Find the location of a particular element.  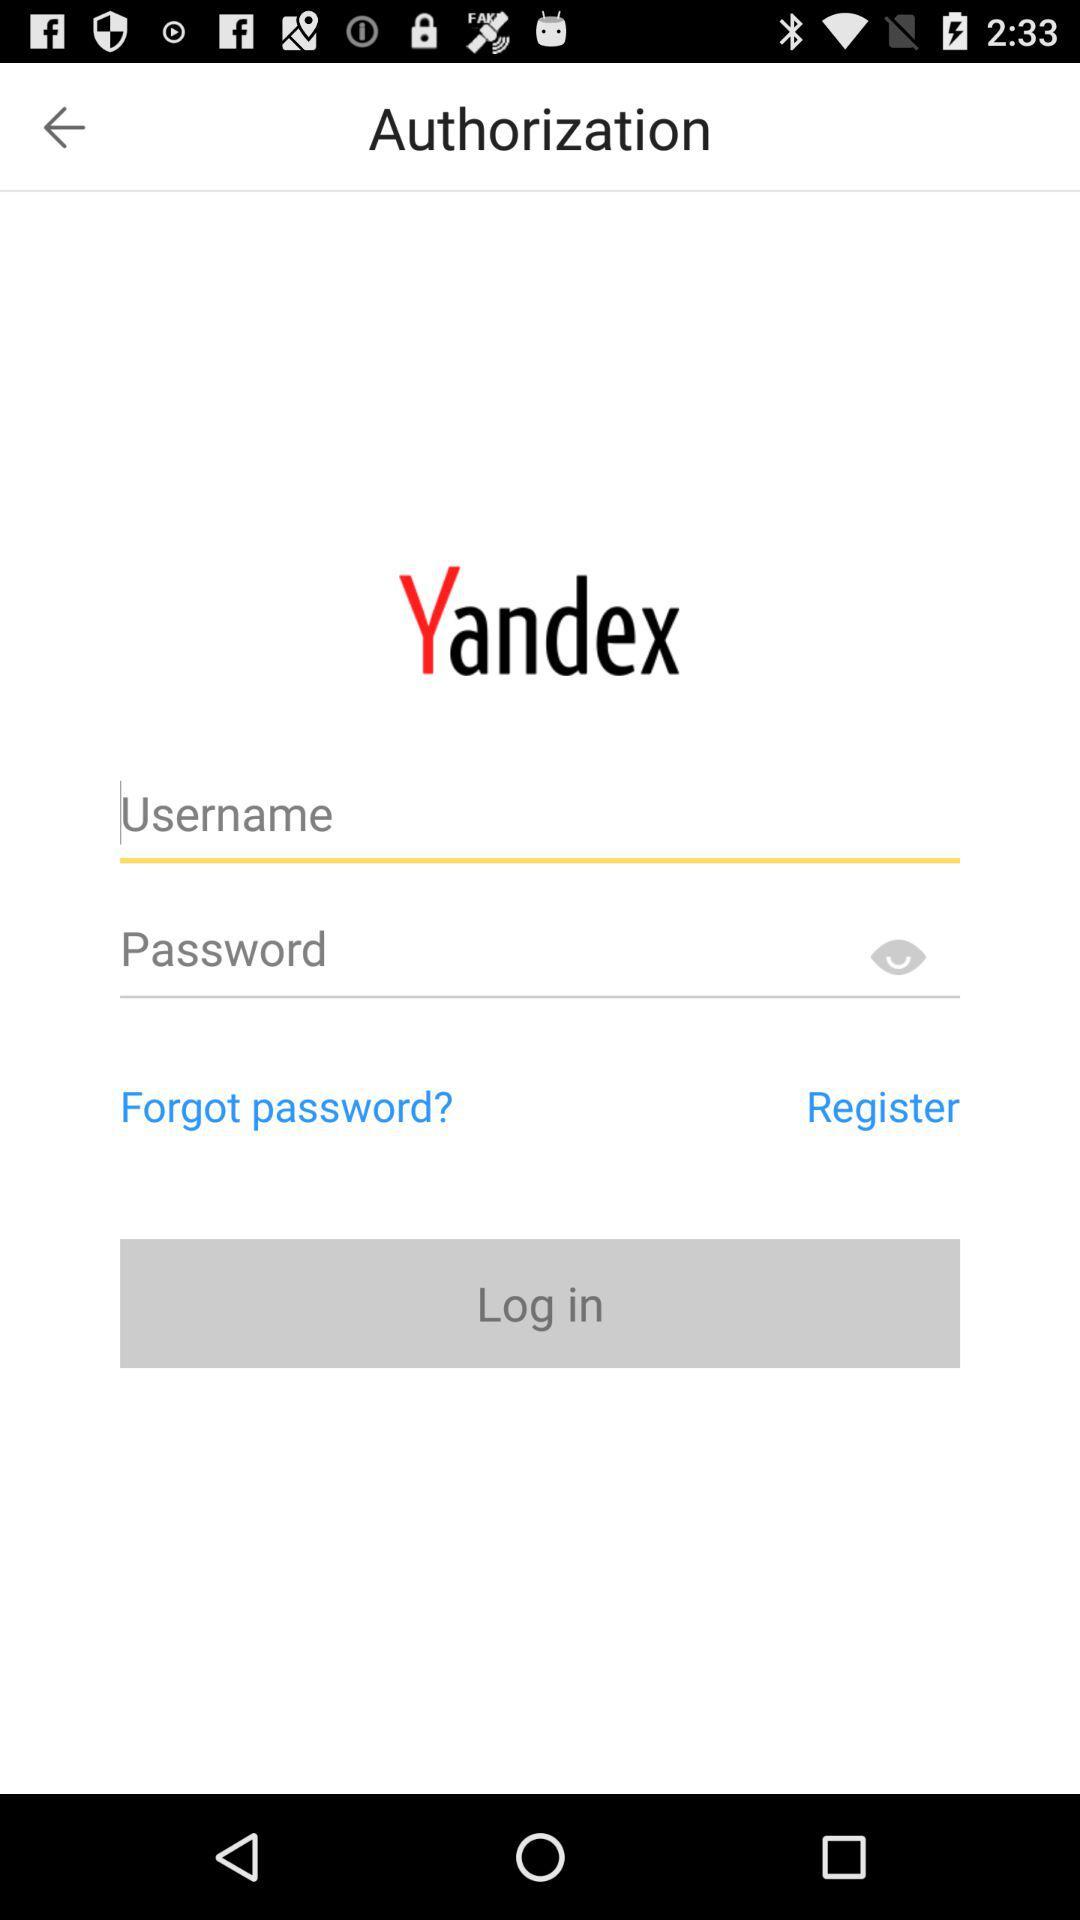

show password is located at coordinates (896, 955).